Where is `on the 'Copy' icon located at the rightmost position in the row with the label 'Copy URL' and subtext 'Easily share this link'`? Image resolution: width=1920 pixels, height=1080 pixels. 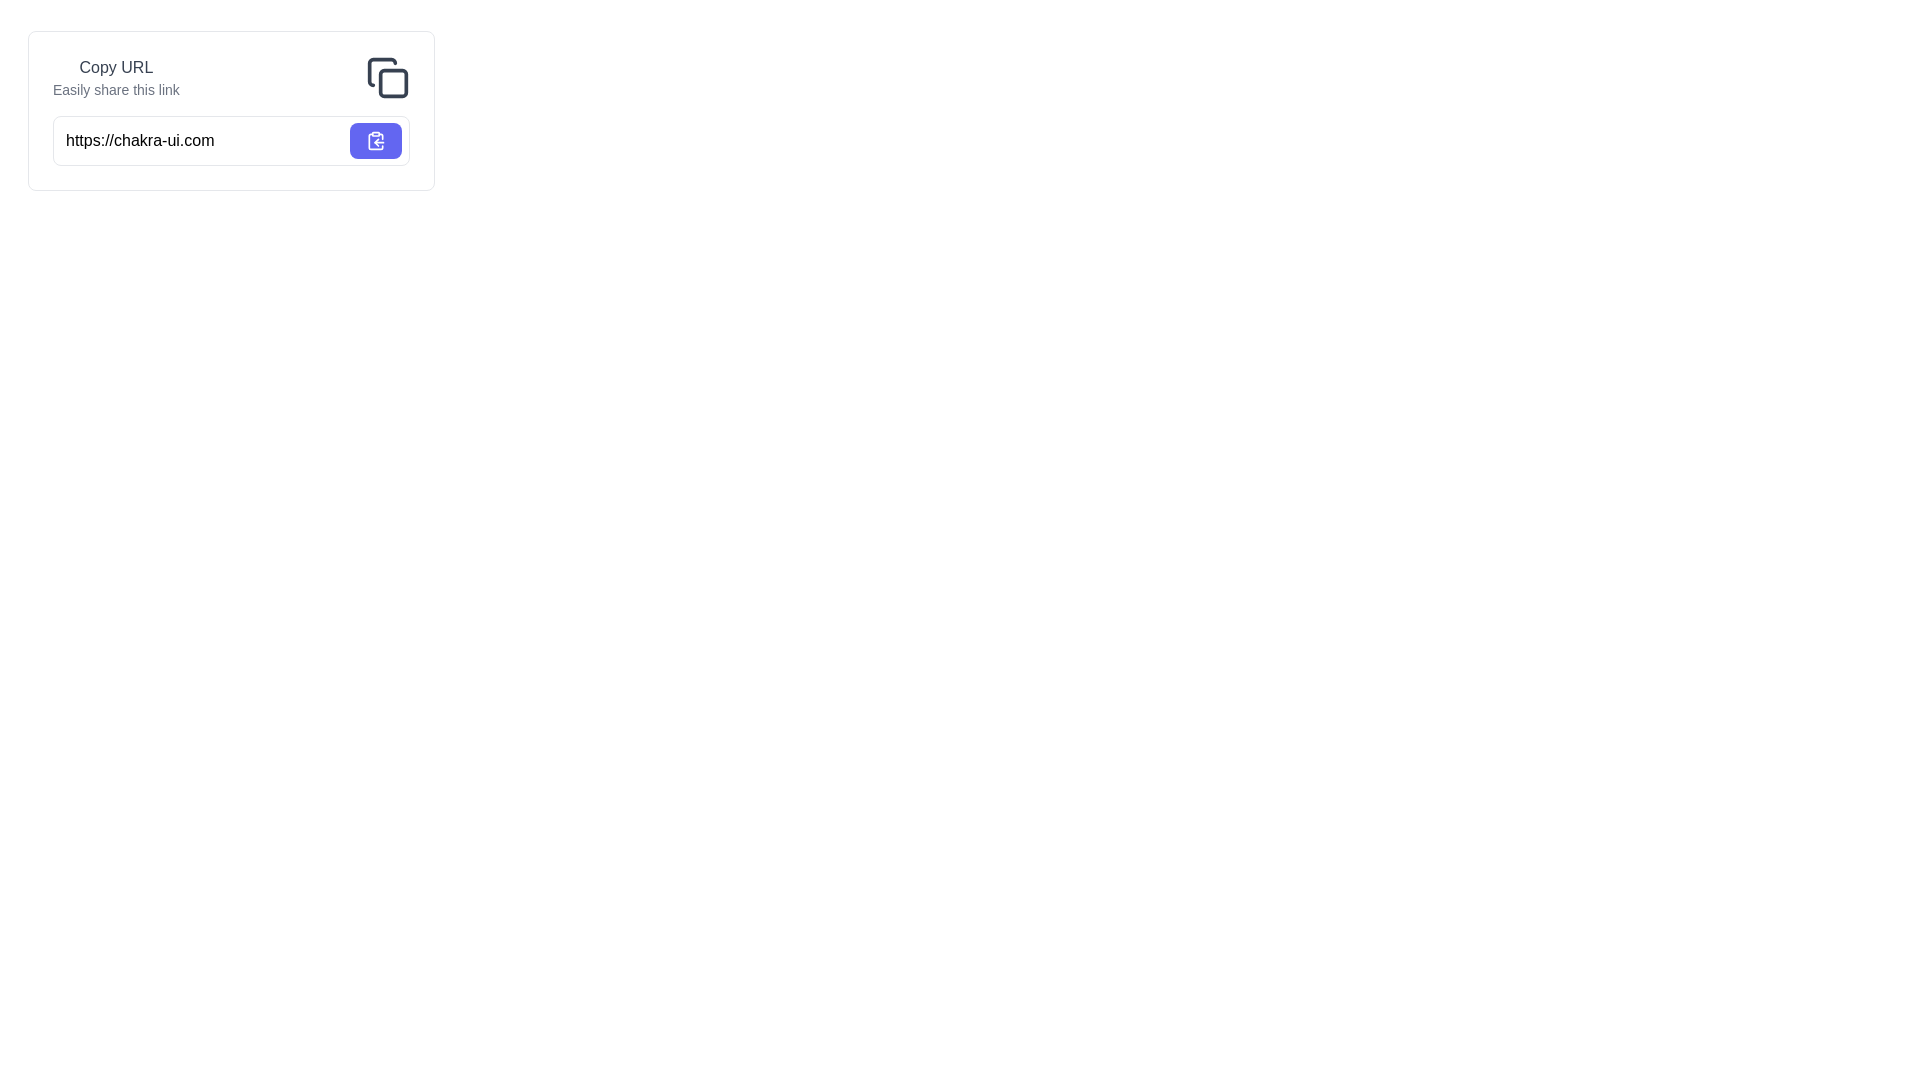 on the 'Copy' icon located at the rightmost position in the row with the label 'Copy URL' and subtext 'Easily share this link' is located at coordinates (388, 76).